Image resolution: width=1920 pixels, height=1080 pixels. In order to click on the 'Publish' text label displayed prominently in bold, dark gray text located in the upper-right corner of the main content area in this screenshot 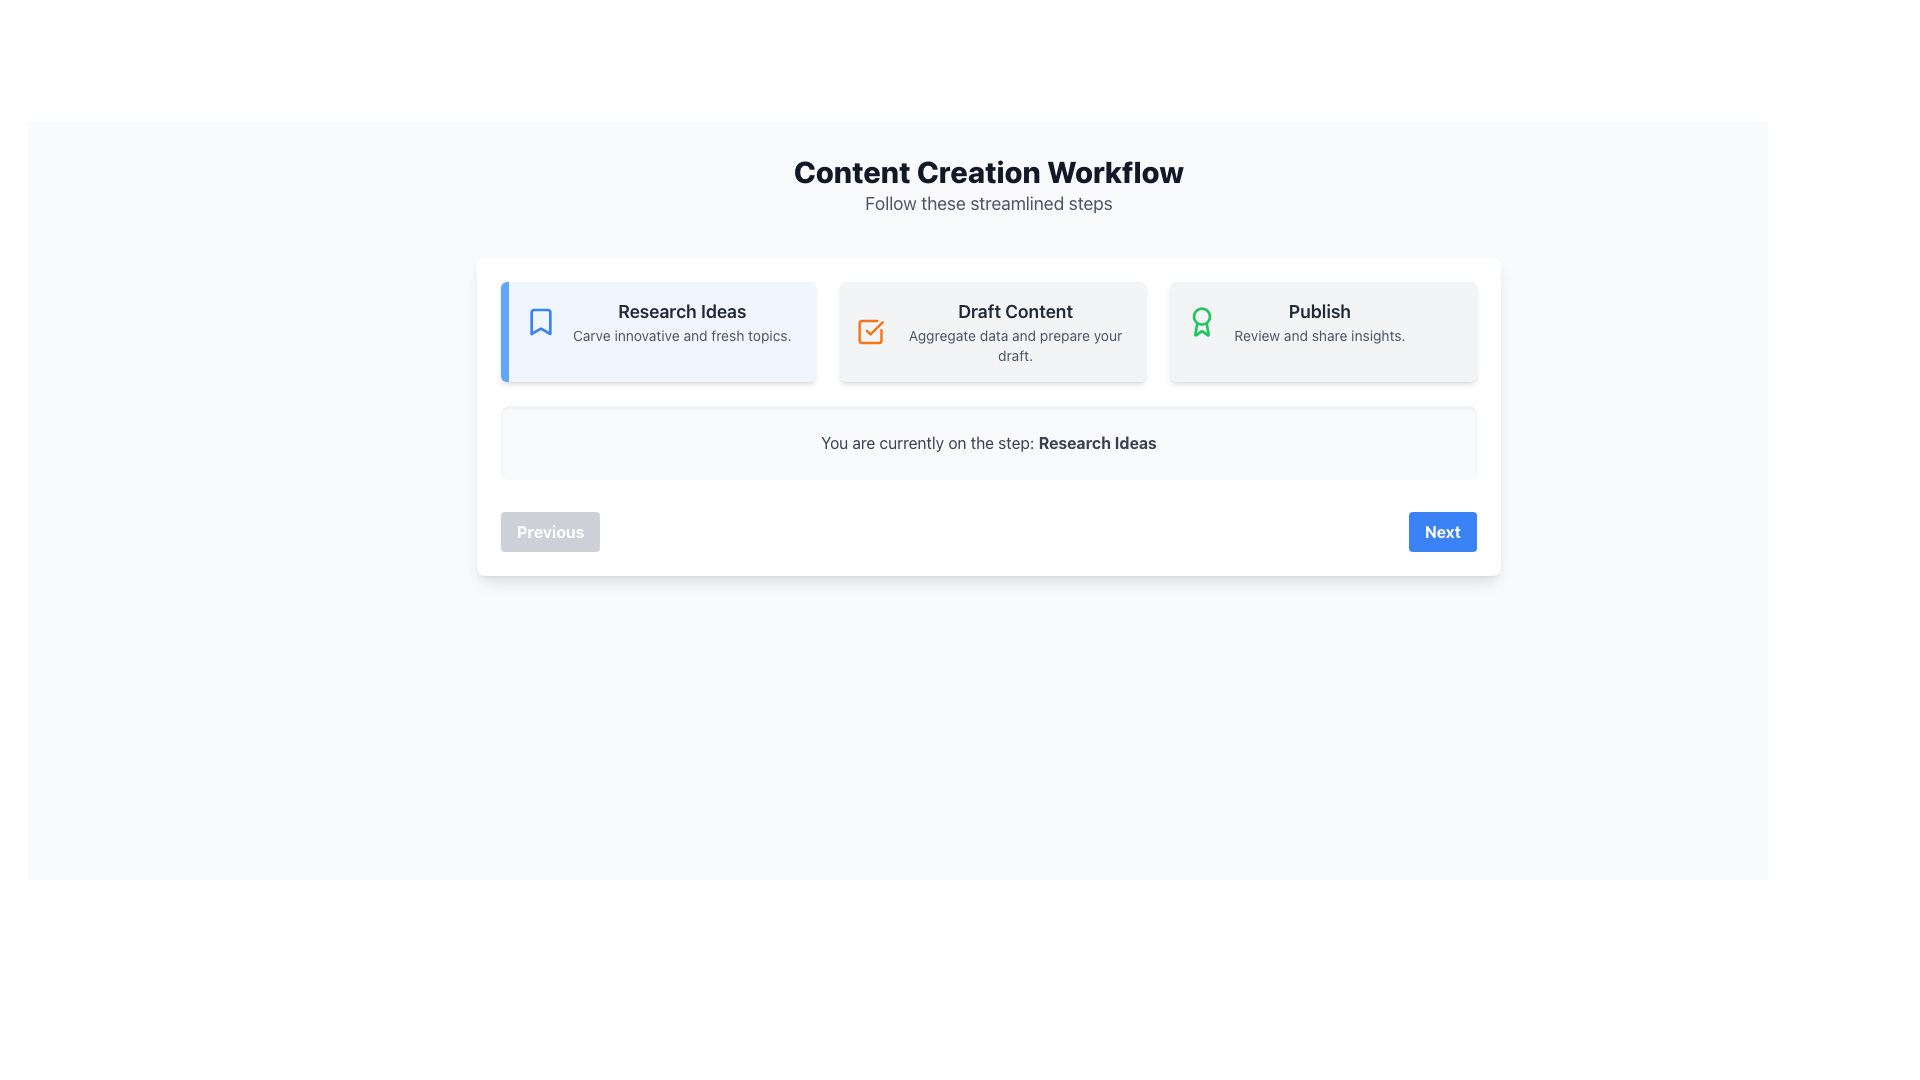, I will do `click(1320, 312)`.